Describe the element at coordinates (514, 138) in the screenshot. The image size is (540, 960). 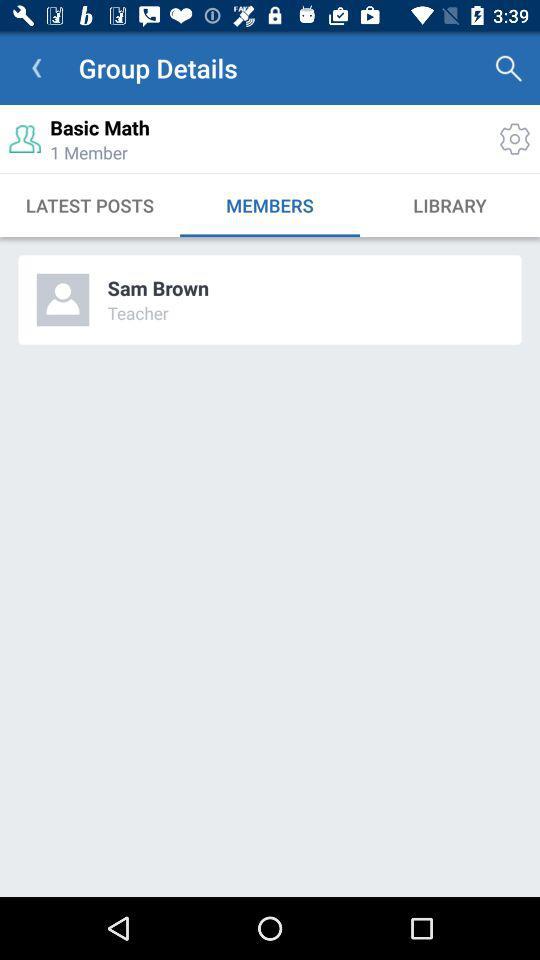
I see `settings` at that location.